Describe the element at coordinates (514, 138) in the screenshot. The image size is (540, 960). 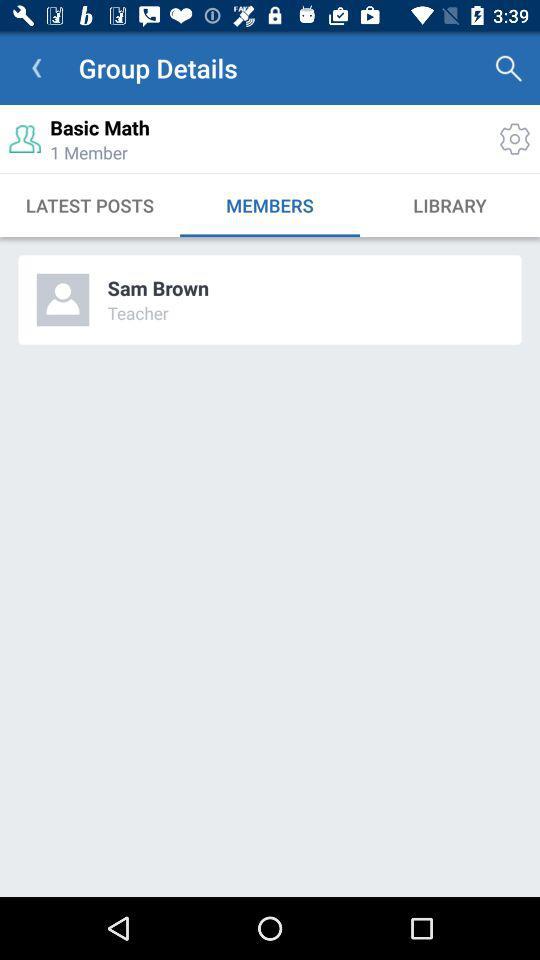
I see `settings` at that location.